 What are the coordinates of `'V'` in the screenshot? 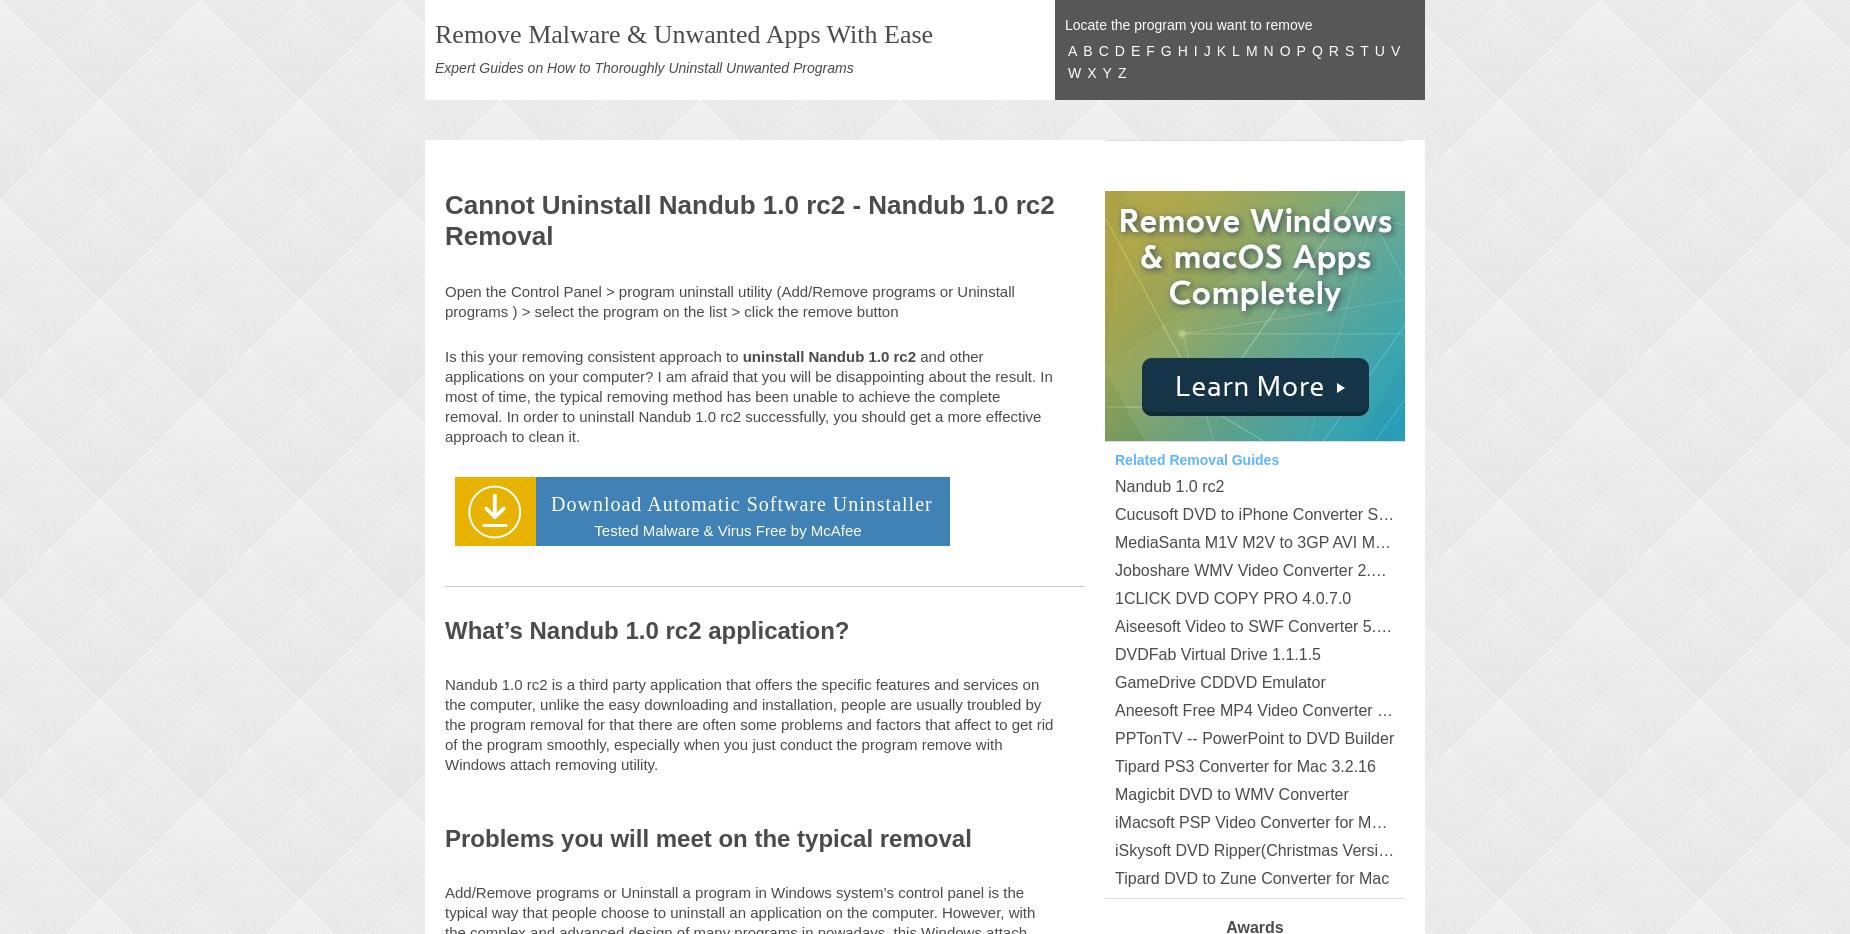 It's located at (1395, 50).